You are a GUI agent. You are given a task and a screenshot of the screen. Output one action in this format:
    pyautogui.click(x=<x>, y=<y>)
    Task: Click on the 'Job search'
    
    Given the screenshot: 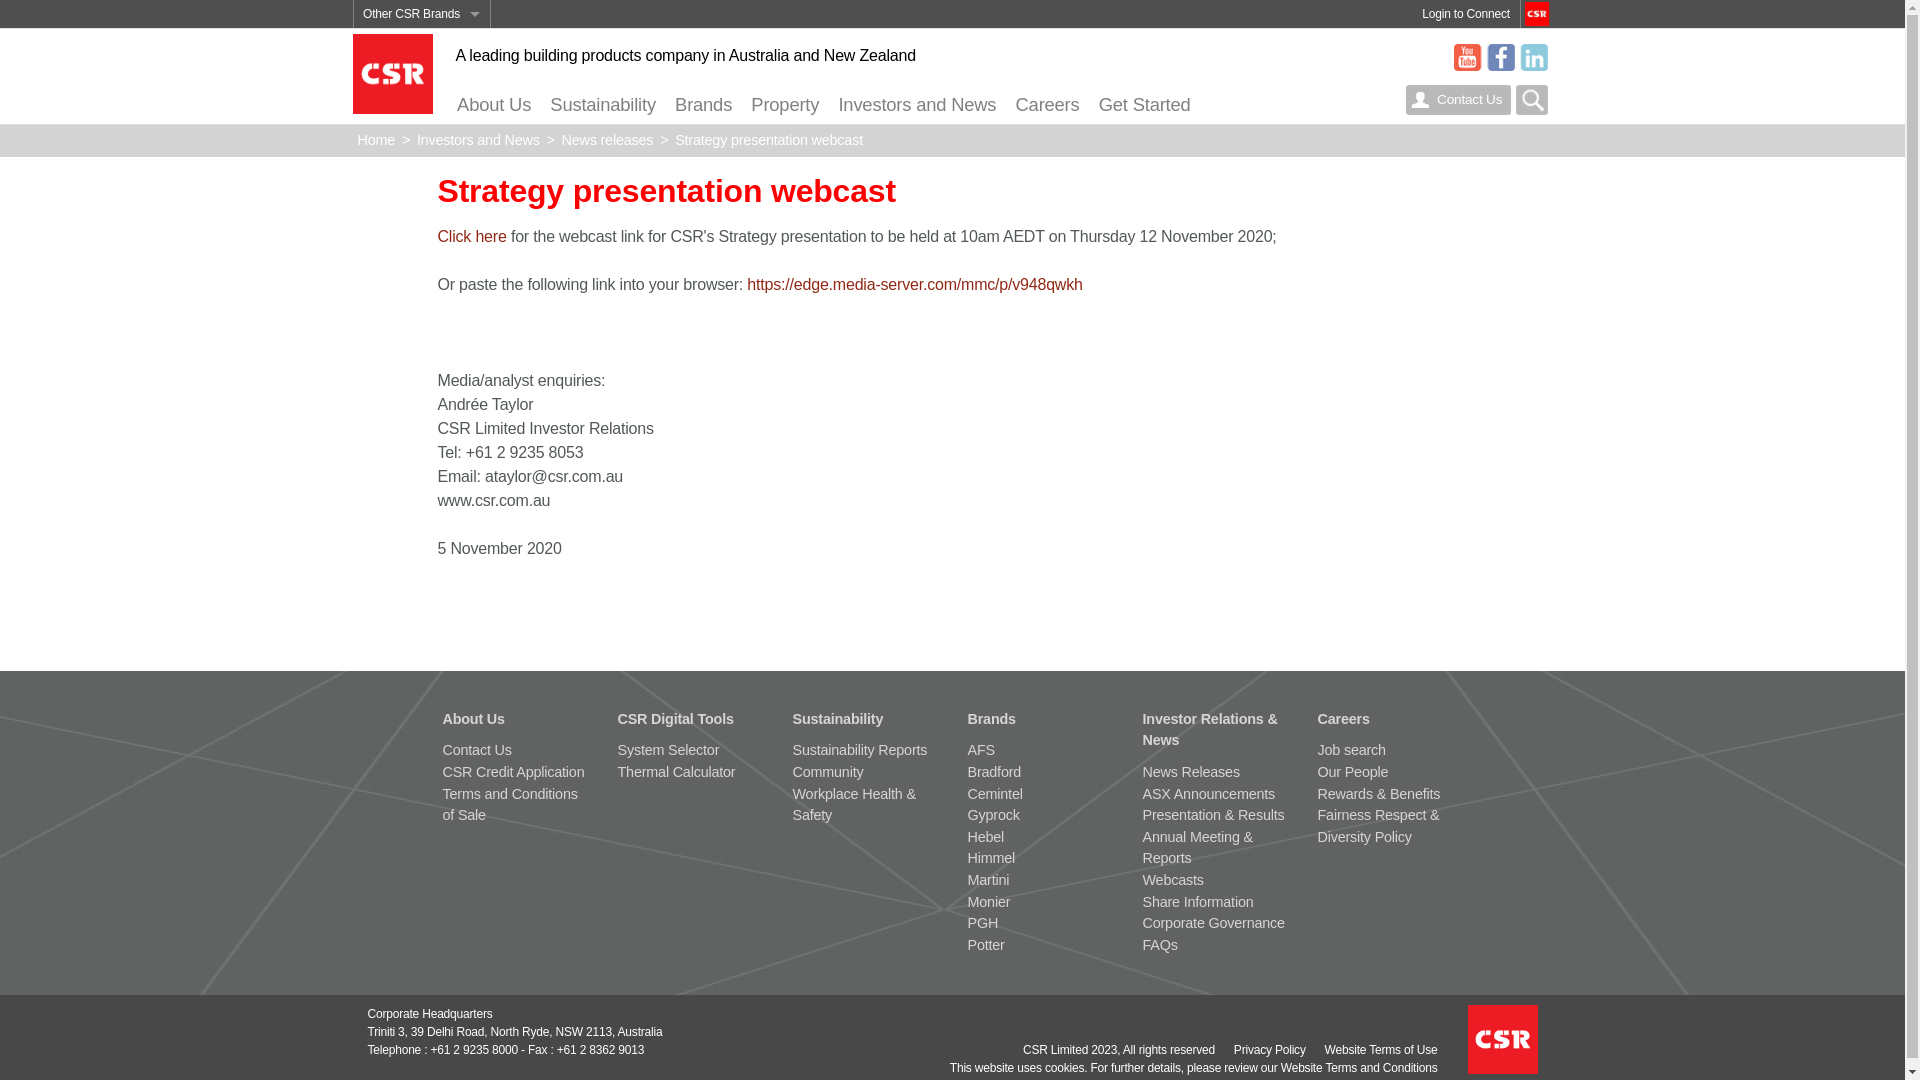 What is the action you would take?
    pyautogui.click(x=1352, y=749)
    